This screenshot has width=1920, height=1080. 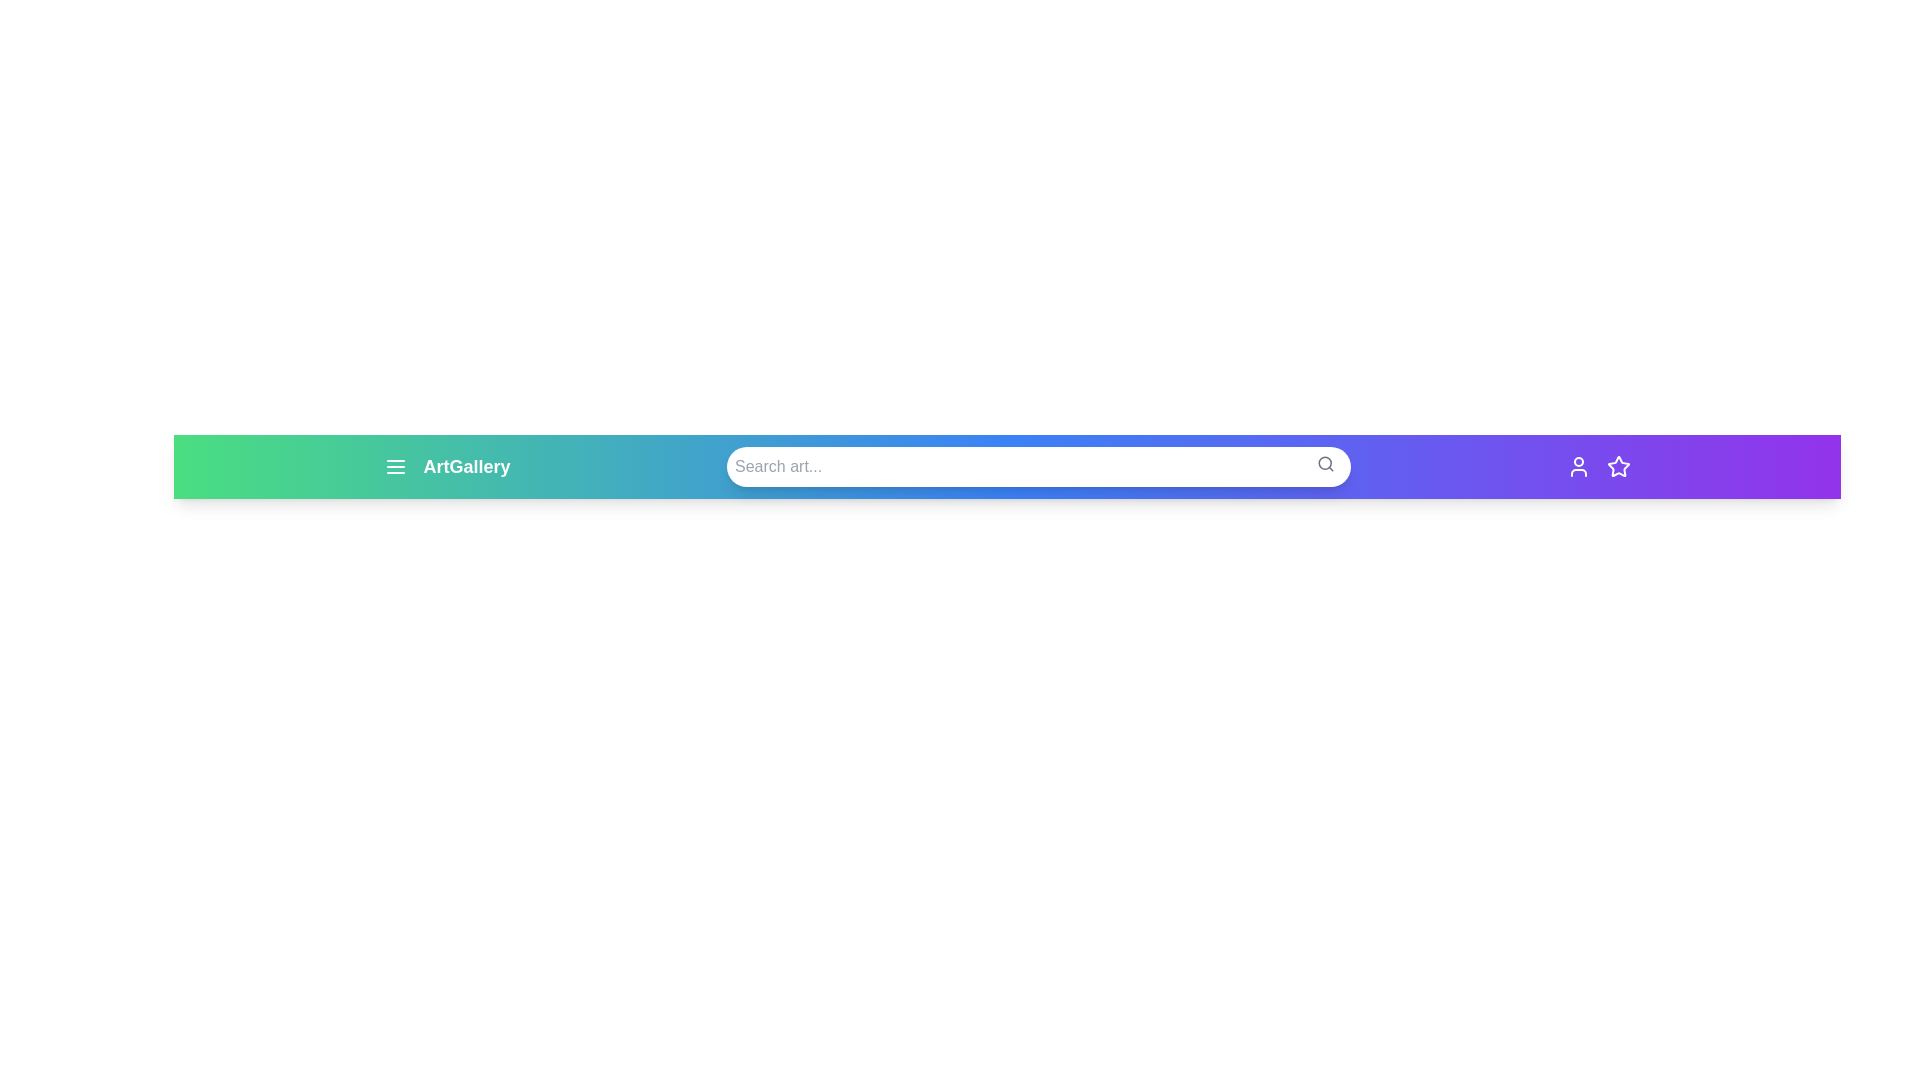 What do you see at coordinates (1578, 466) in the screenshot?
I see `the user profile icon` at bounding box center [1578, 466].